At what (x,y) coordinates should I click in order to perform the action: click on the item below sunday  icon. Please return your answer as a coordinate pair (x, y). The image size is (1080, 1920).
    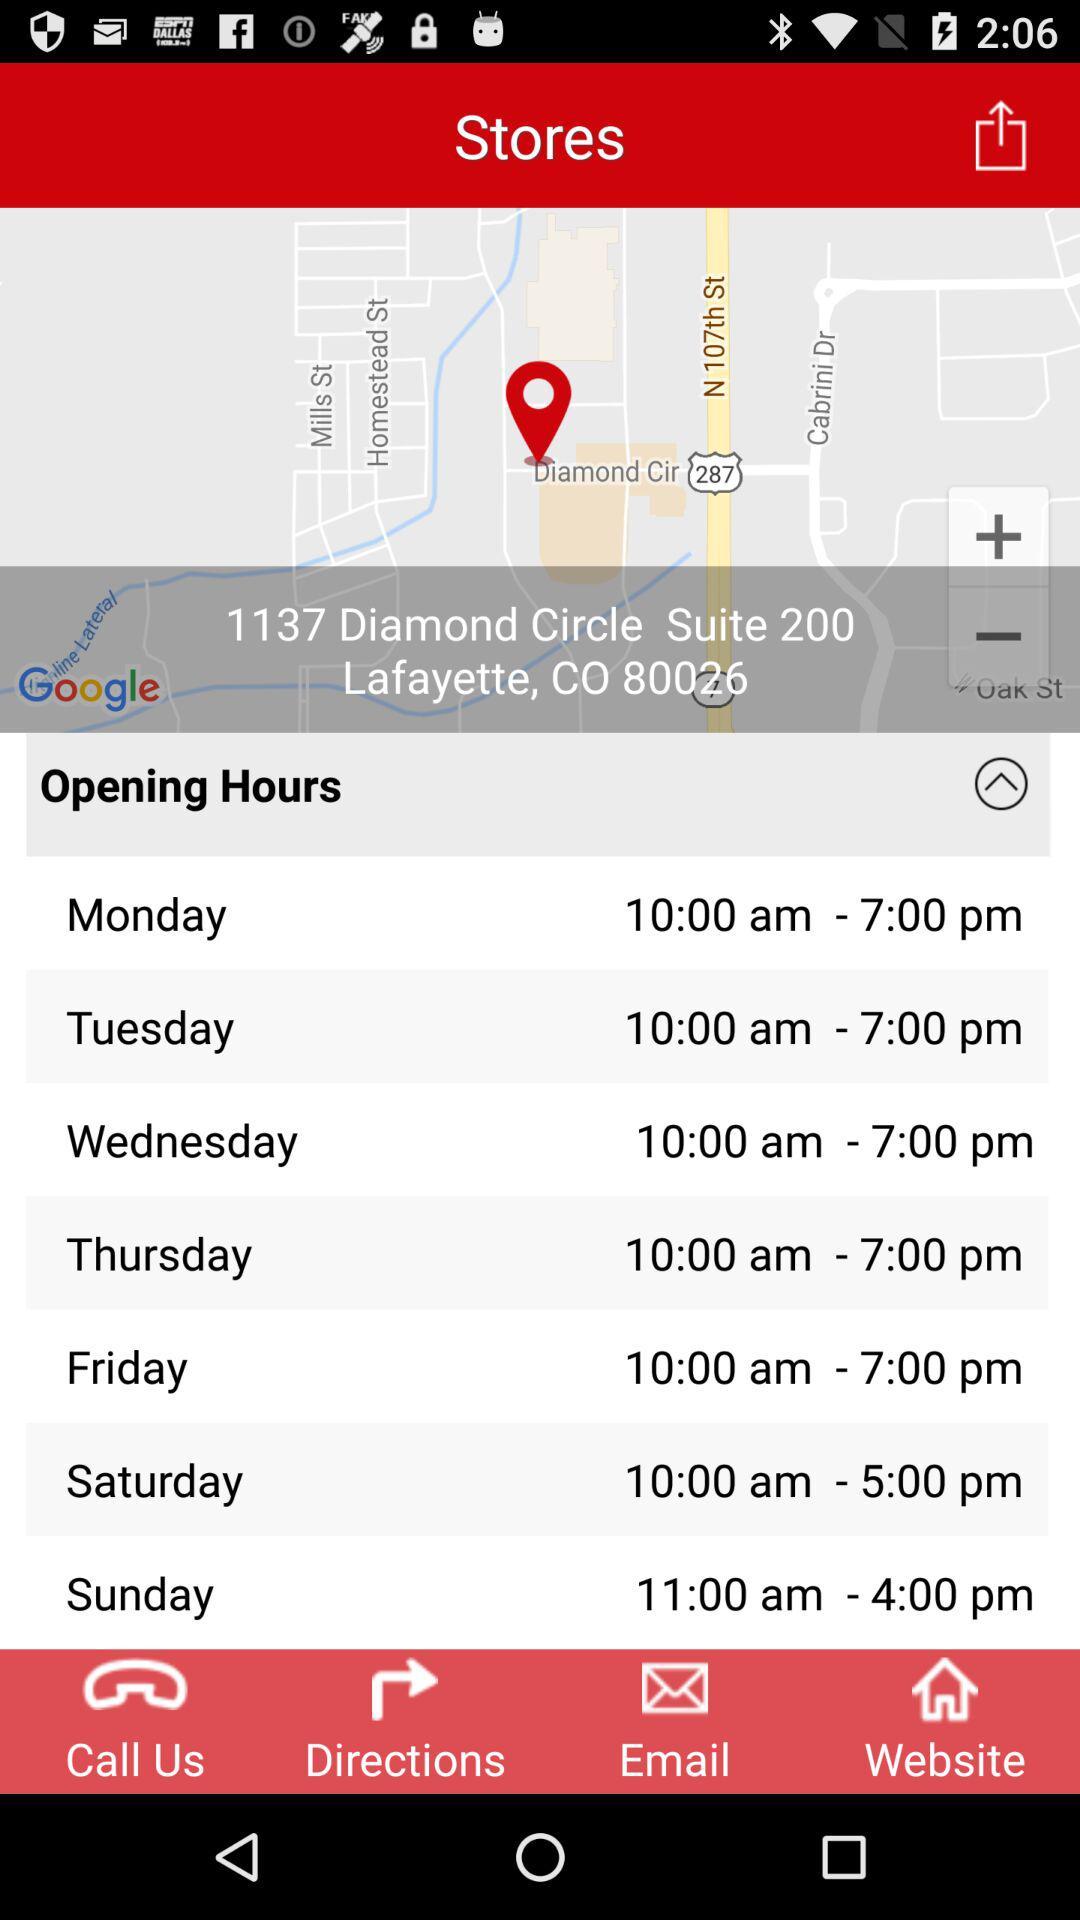
    Looking at the image, I should click on (405, 1720).